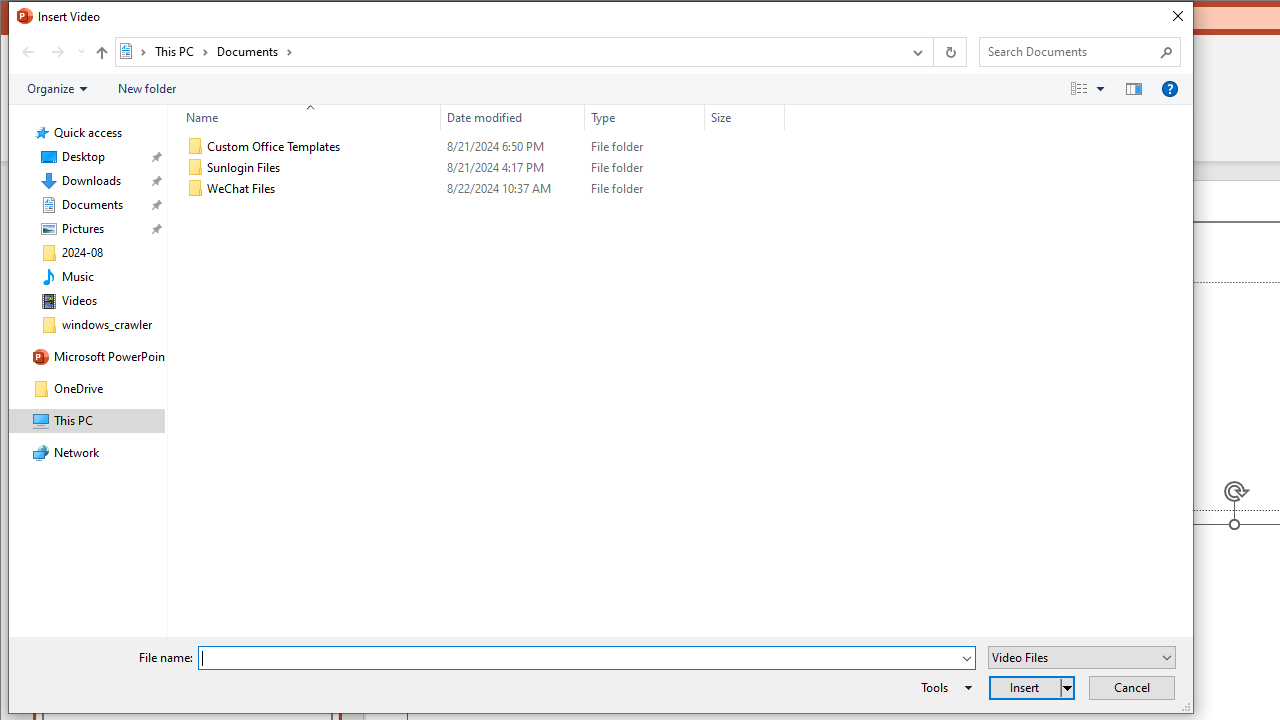  I want to click on 'This PC', so click(181, 50).